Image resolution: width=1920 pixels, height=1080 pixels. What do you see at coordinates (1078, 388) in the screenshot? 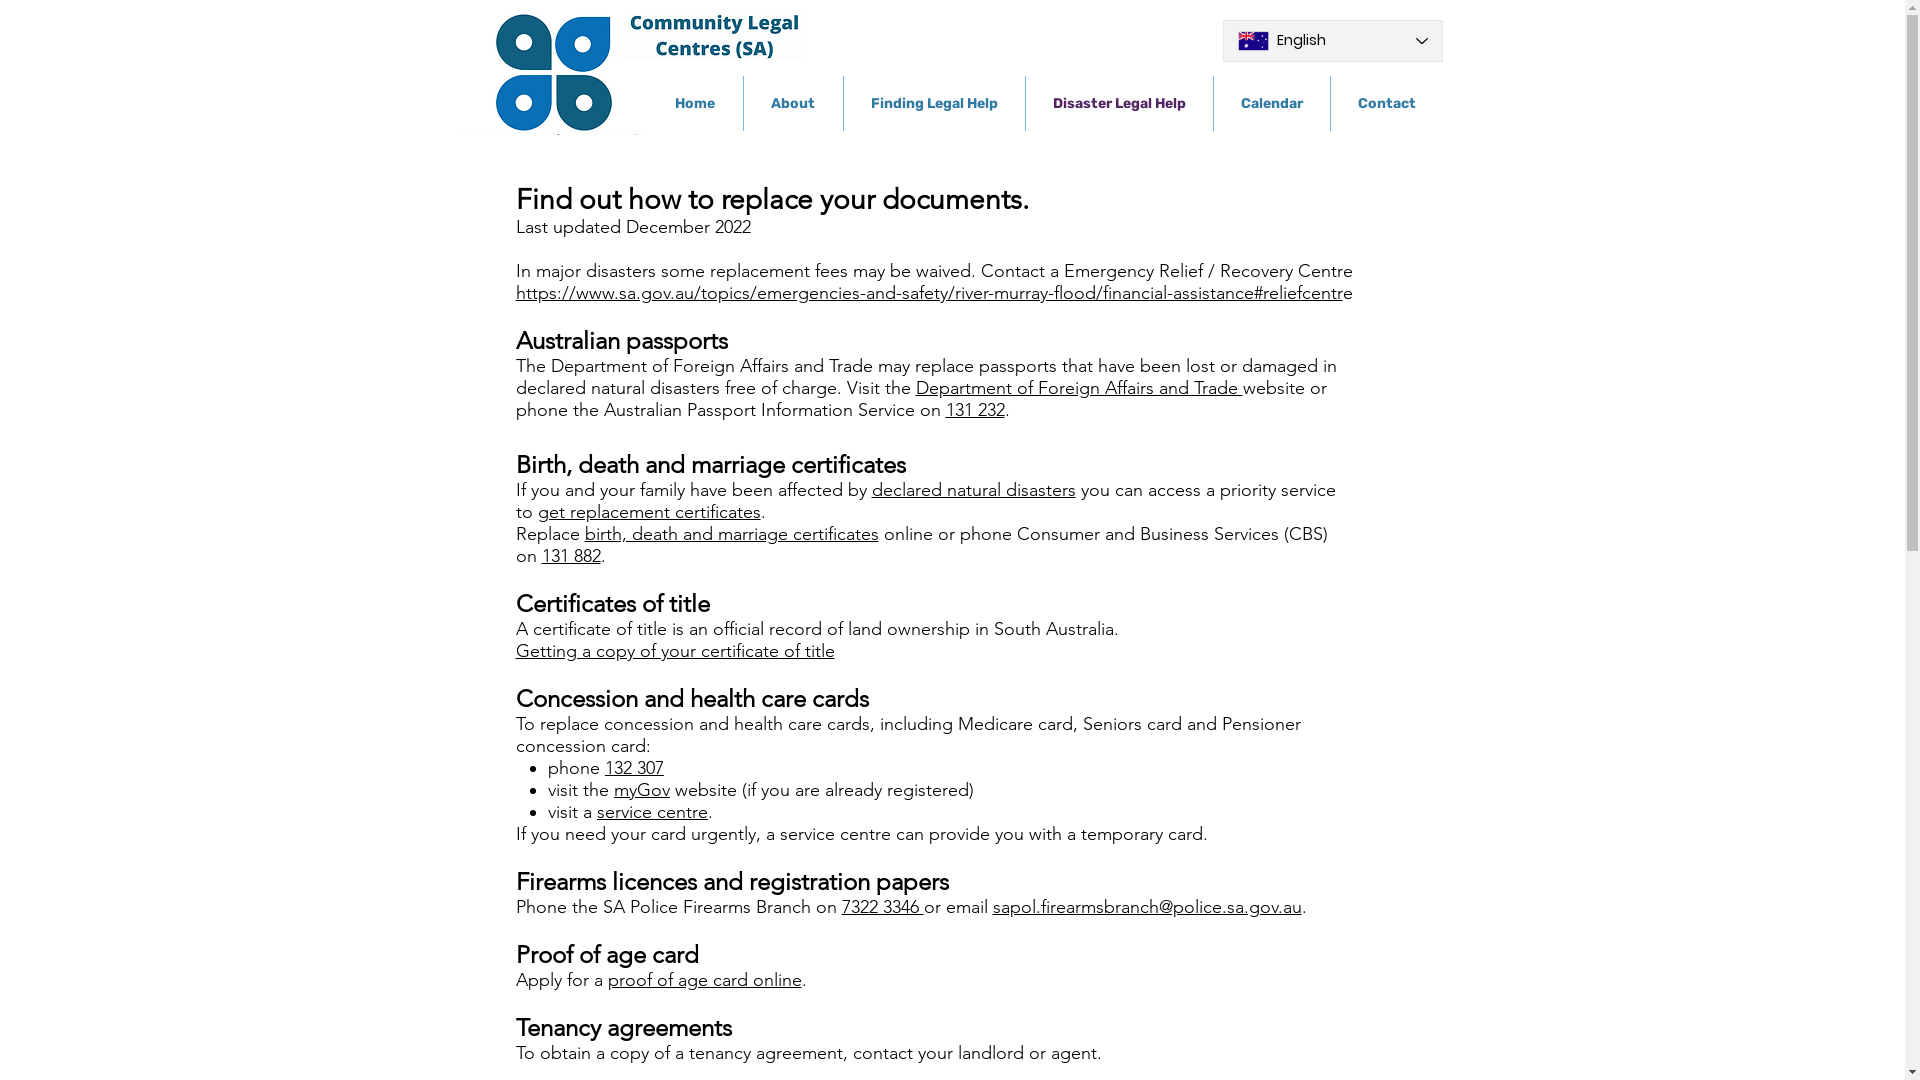
I see `'Department of Foreign Affairs and Trade '` at bounding box center [1078, 388].